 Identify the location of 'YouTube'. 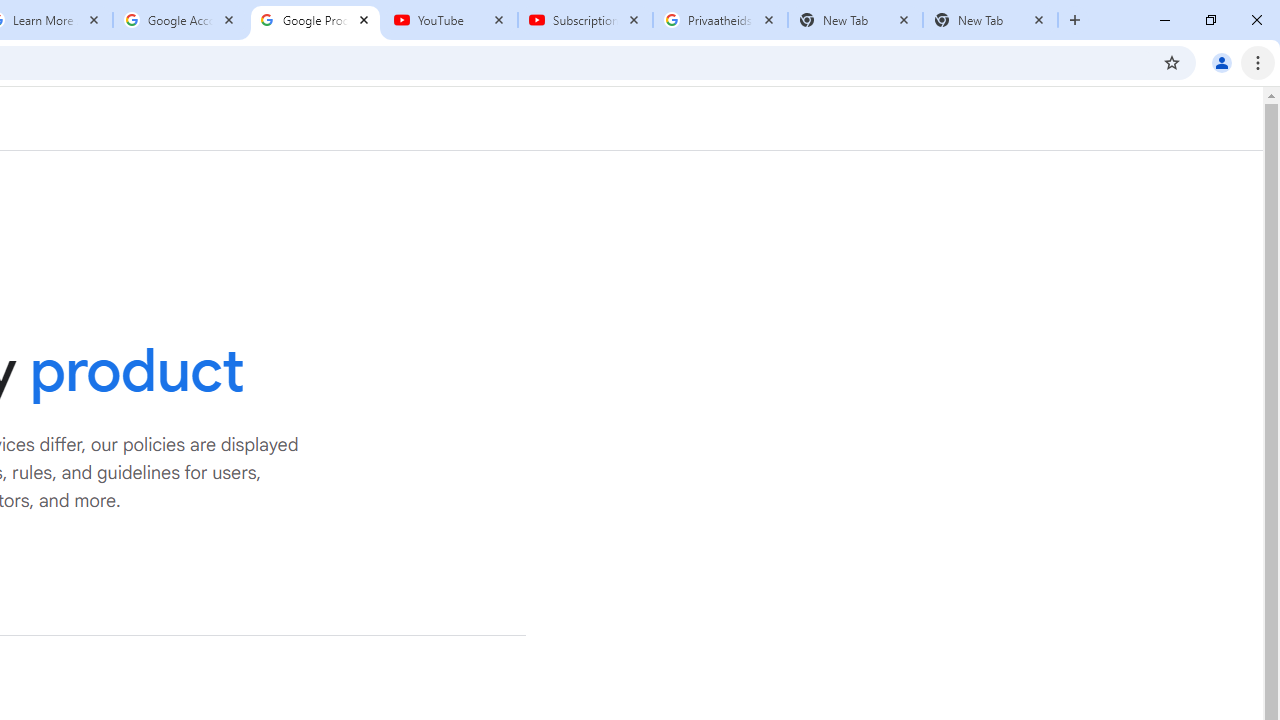
(449, 20).